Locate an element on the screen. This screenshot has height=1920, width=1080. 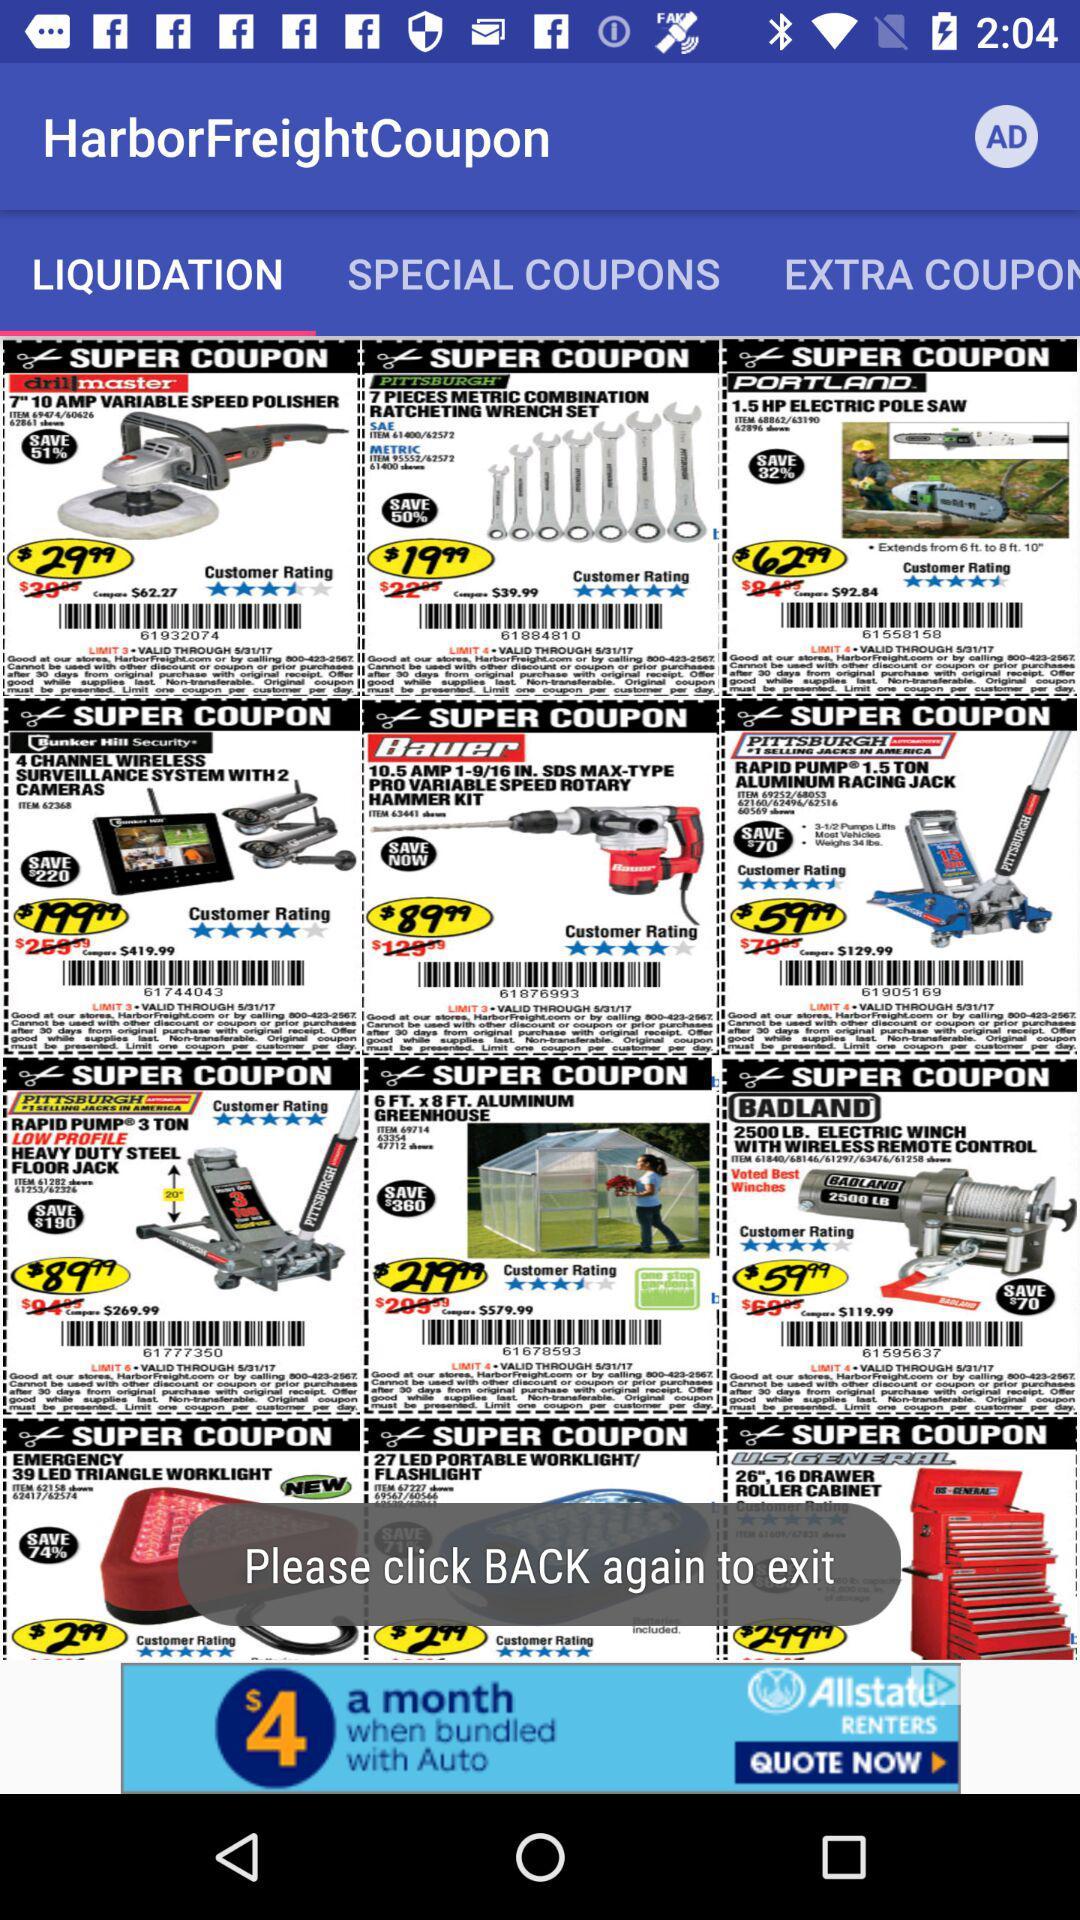
advert is located at coordinates (540, 1727).